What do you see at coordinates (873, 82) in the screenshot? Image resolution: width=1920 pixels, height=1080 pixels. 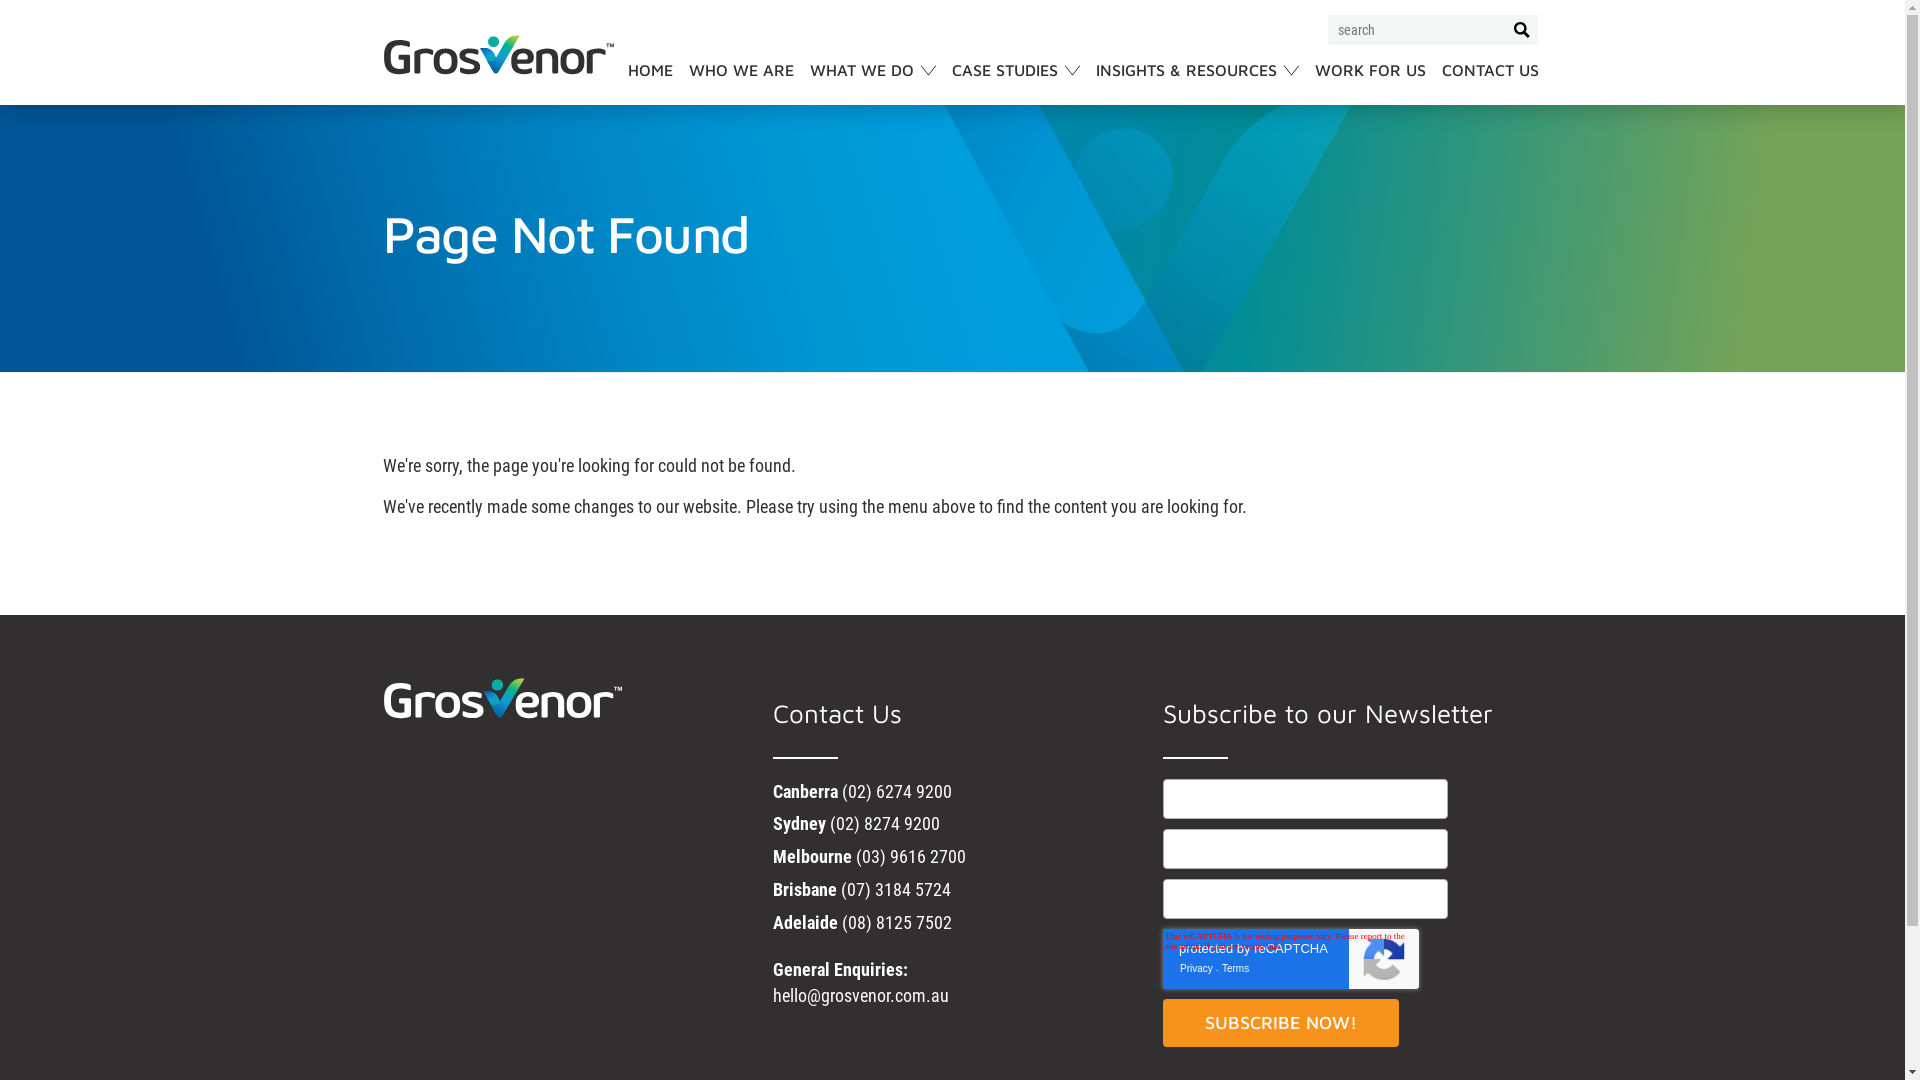 I see `'WHAT WE DO'` at bounding box center [873, 82].